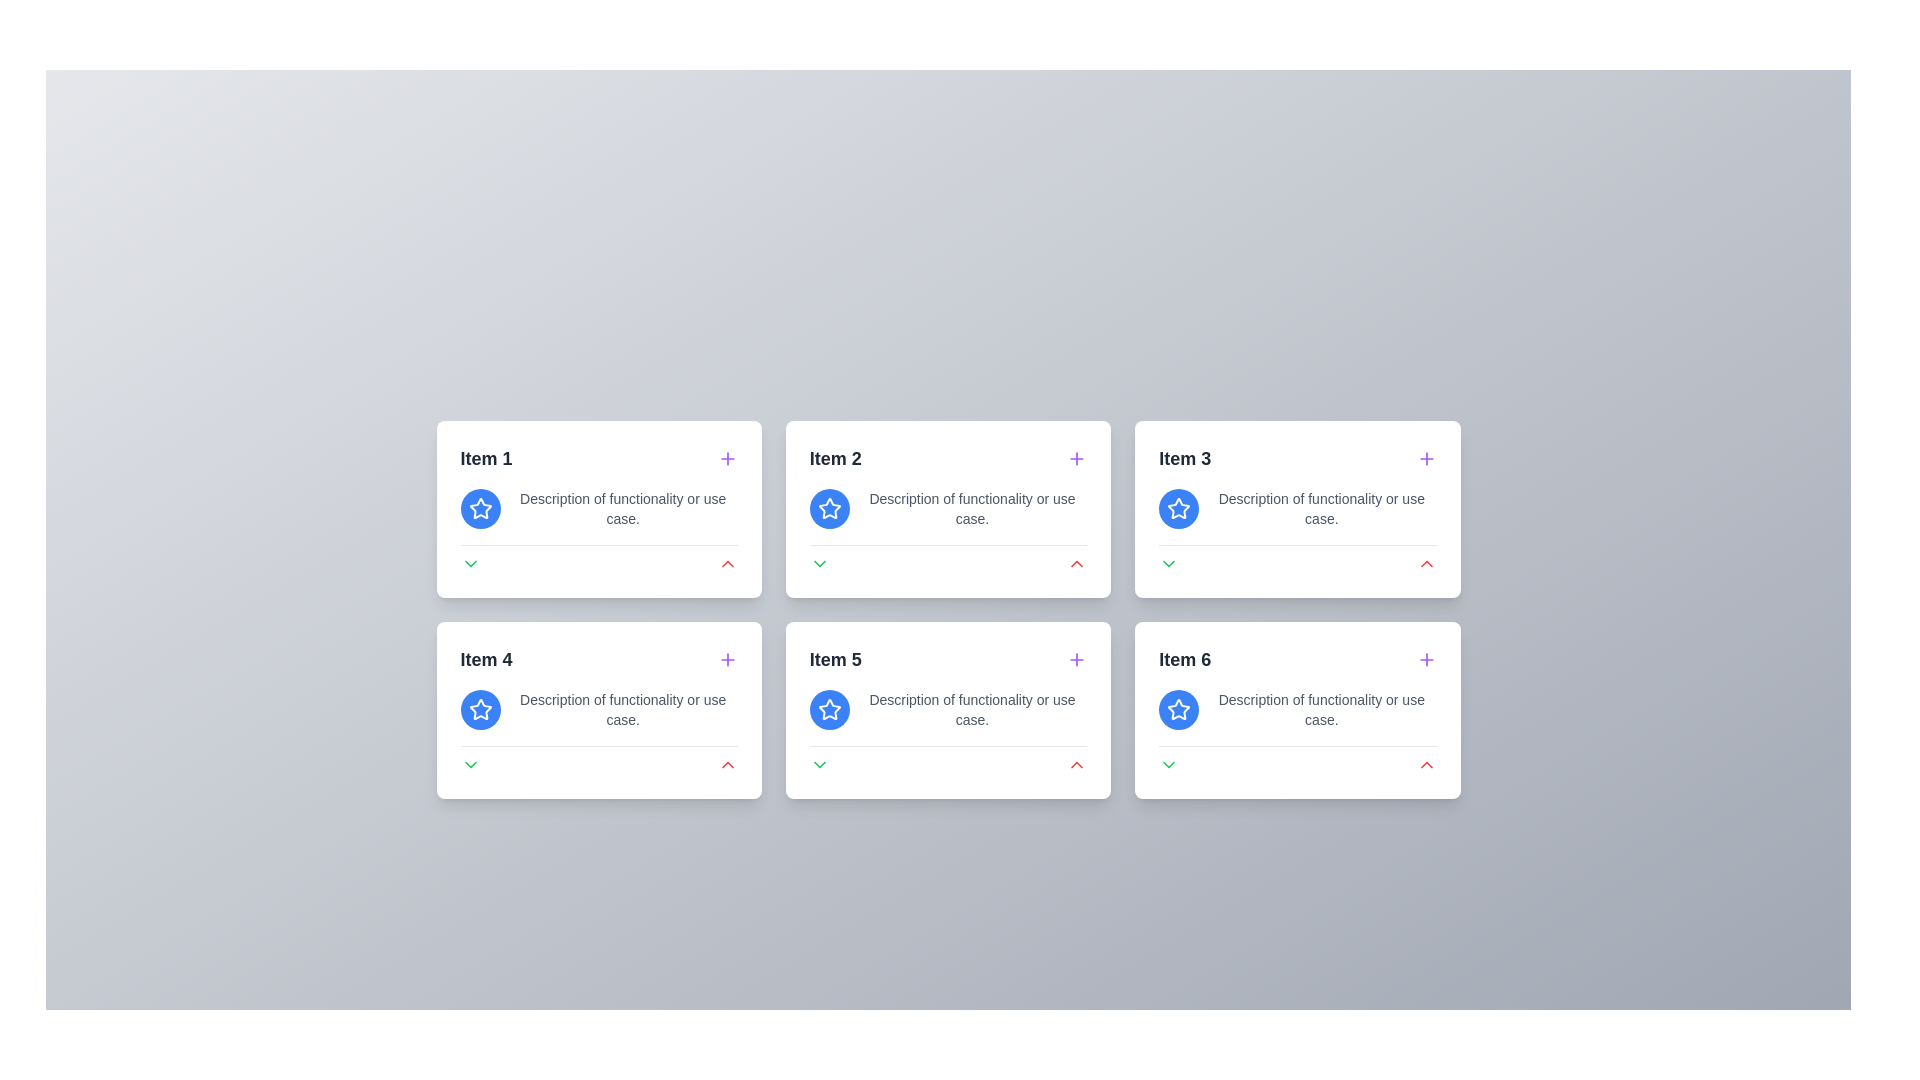 The width and height of the screenshot is (1920, 1080). Describe the element at coordinates (480, 708) in the screenshot. I see `the circular blue Icon button with a white star icon located in the upper left corner of the 'Item 4' card` at that location.